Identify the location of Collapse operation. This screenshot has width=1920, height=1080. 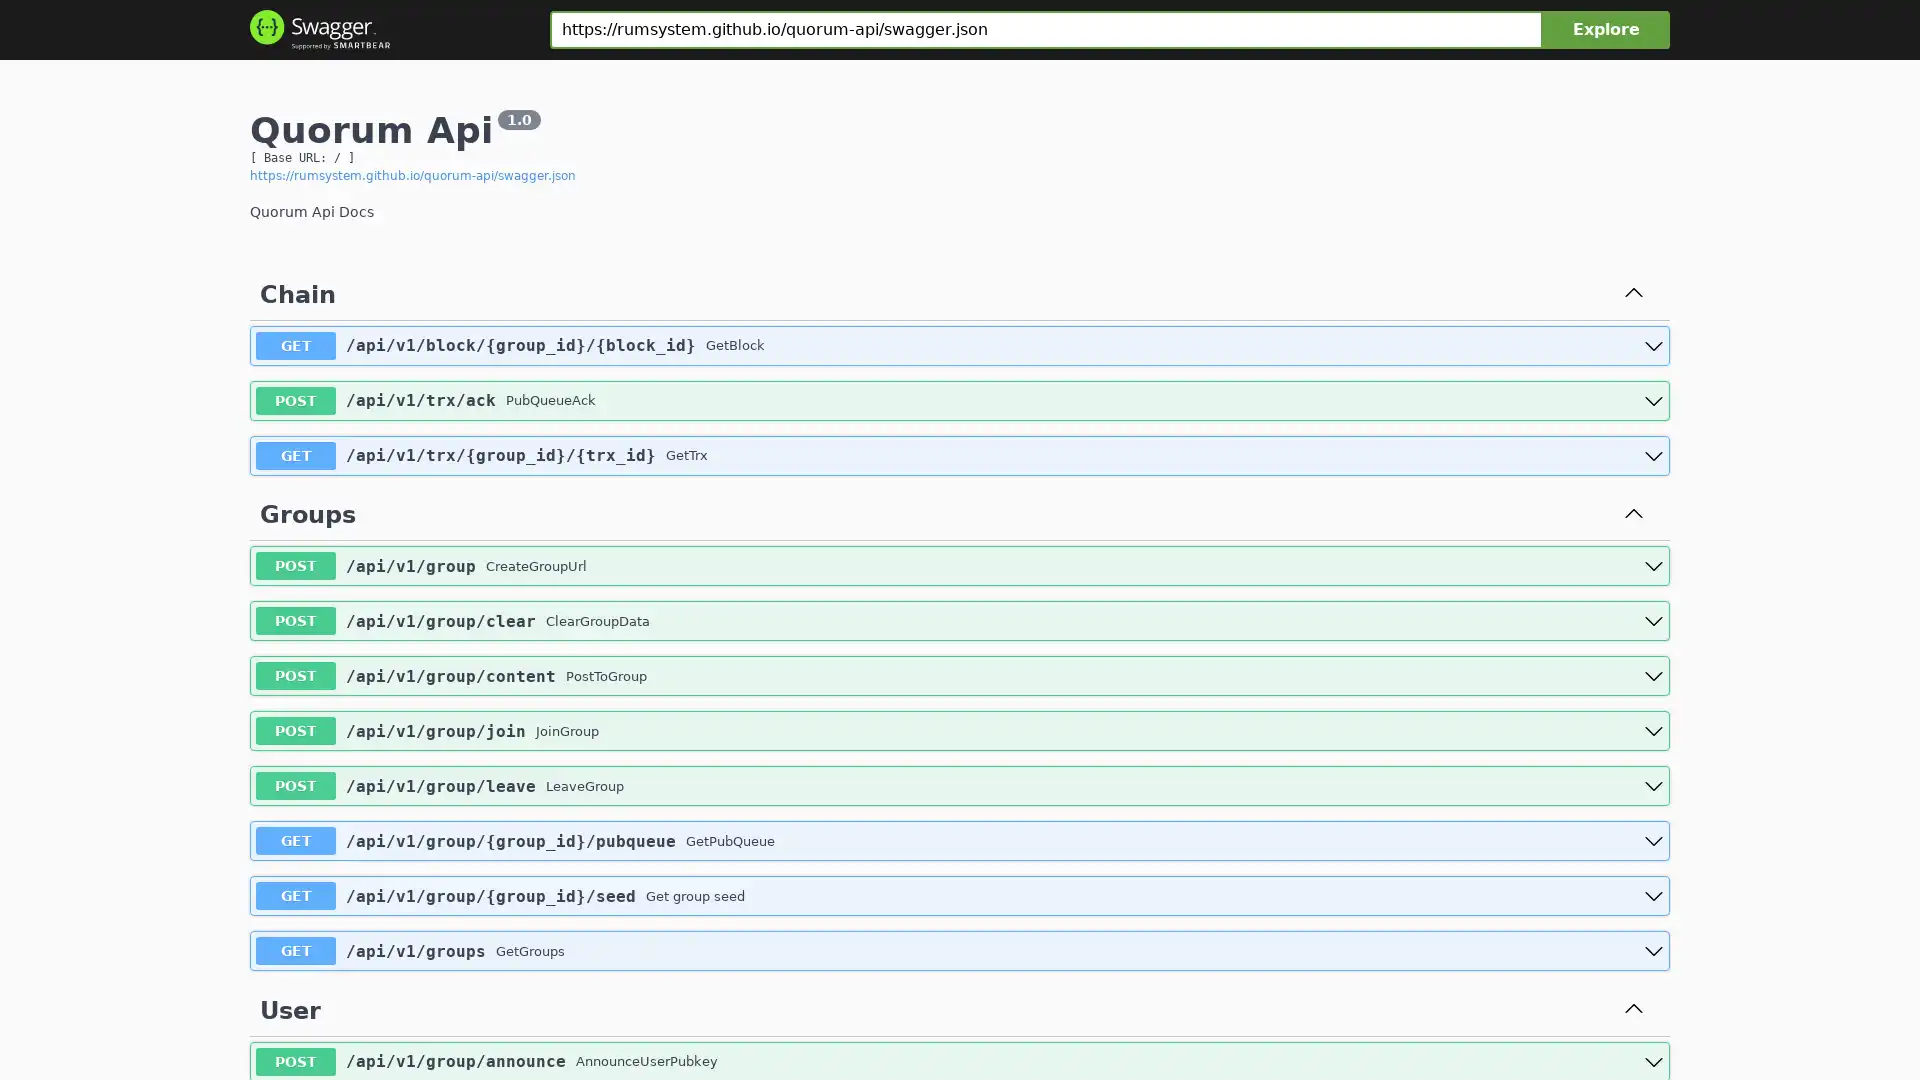
(1633, 514).